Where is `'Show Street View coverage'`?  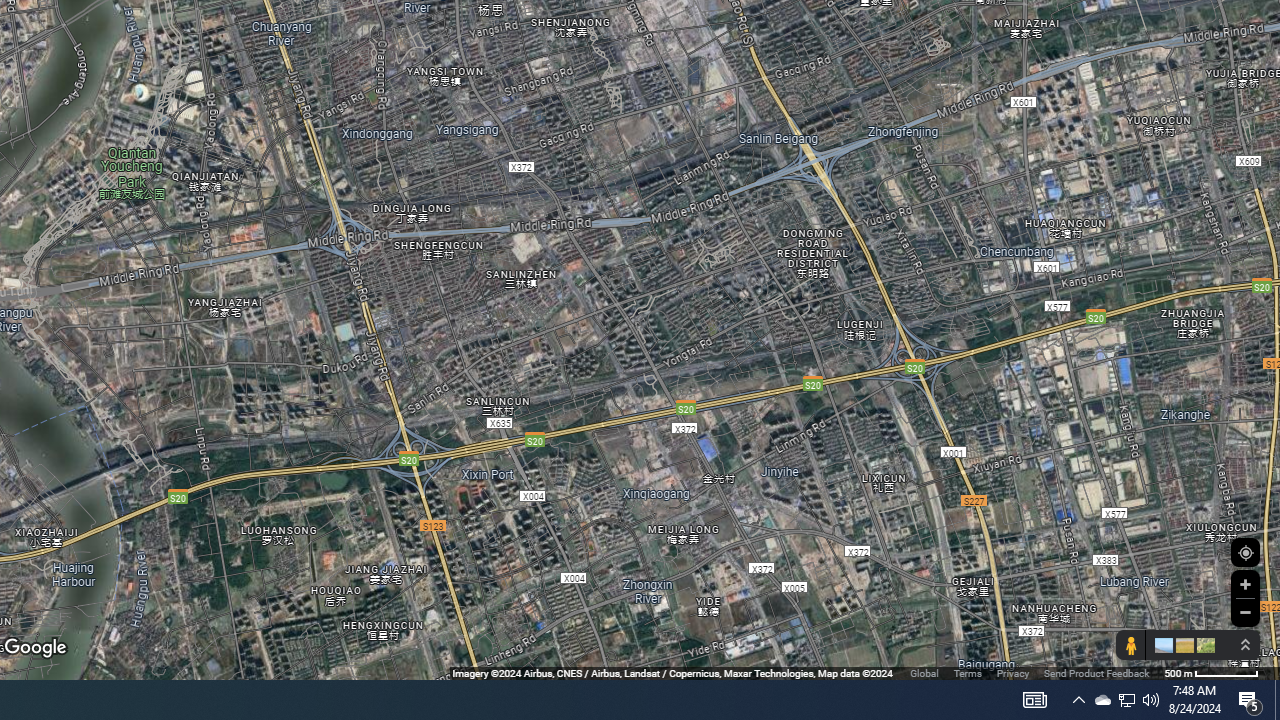
'Show Street View coverage' is located at coordinates (1130, 645).